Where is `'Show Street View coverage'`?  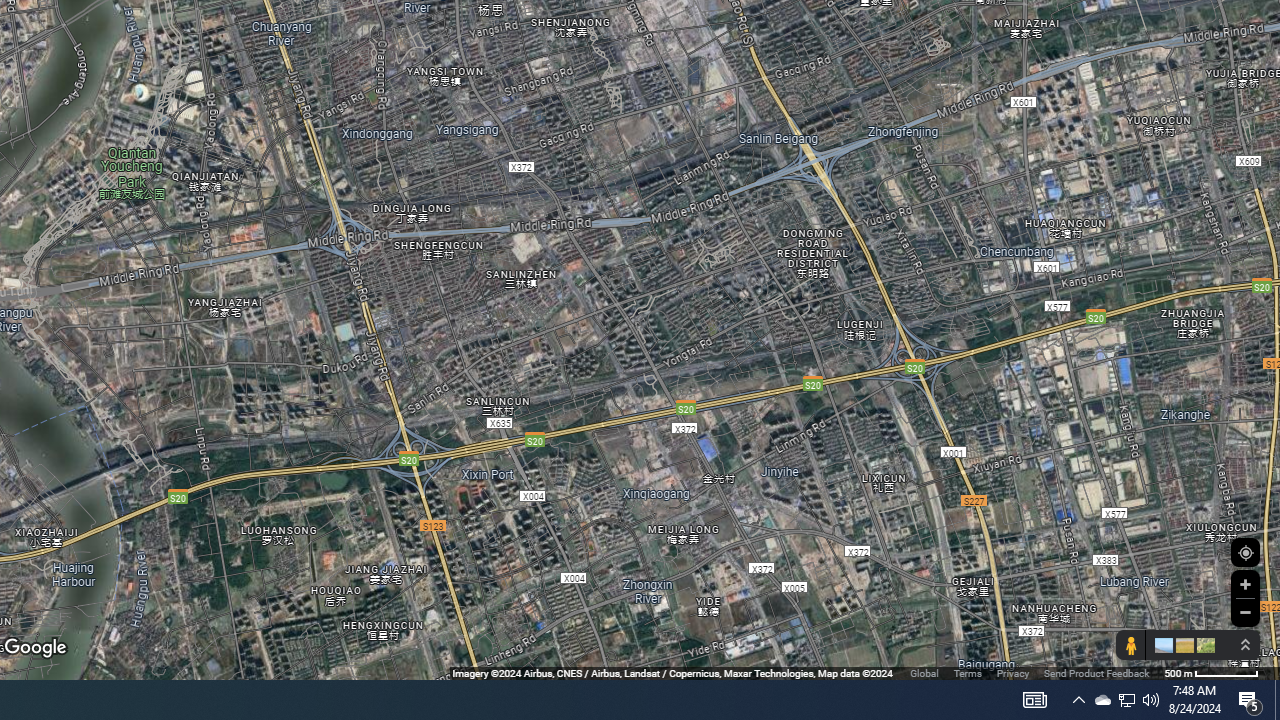
'Show Street View coverage' is located at coordinates (1130, 645).